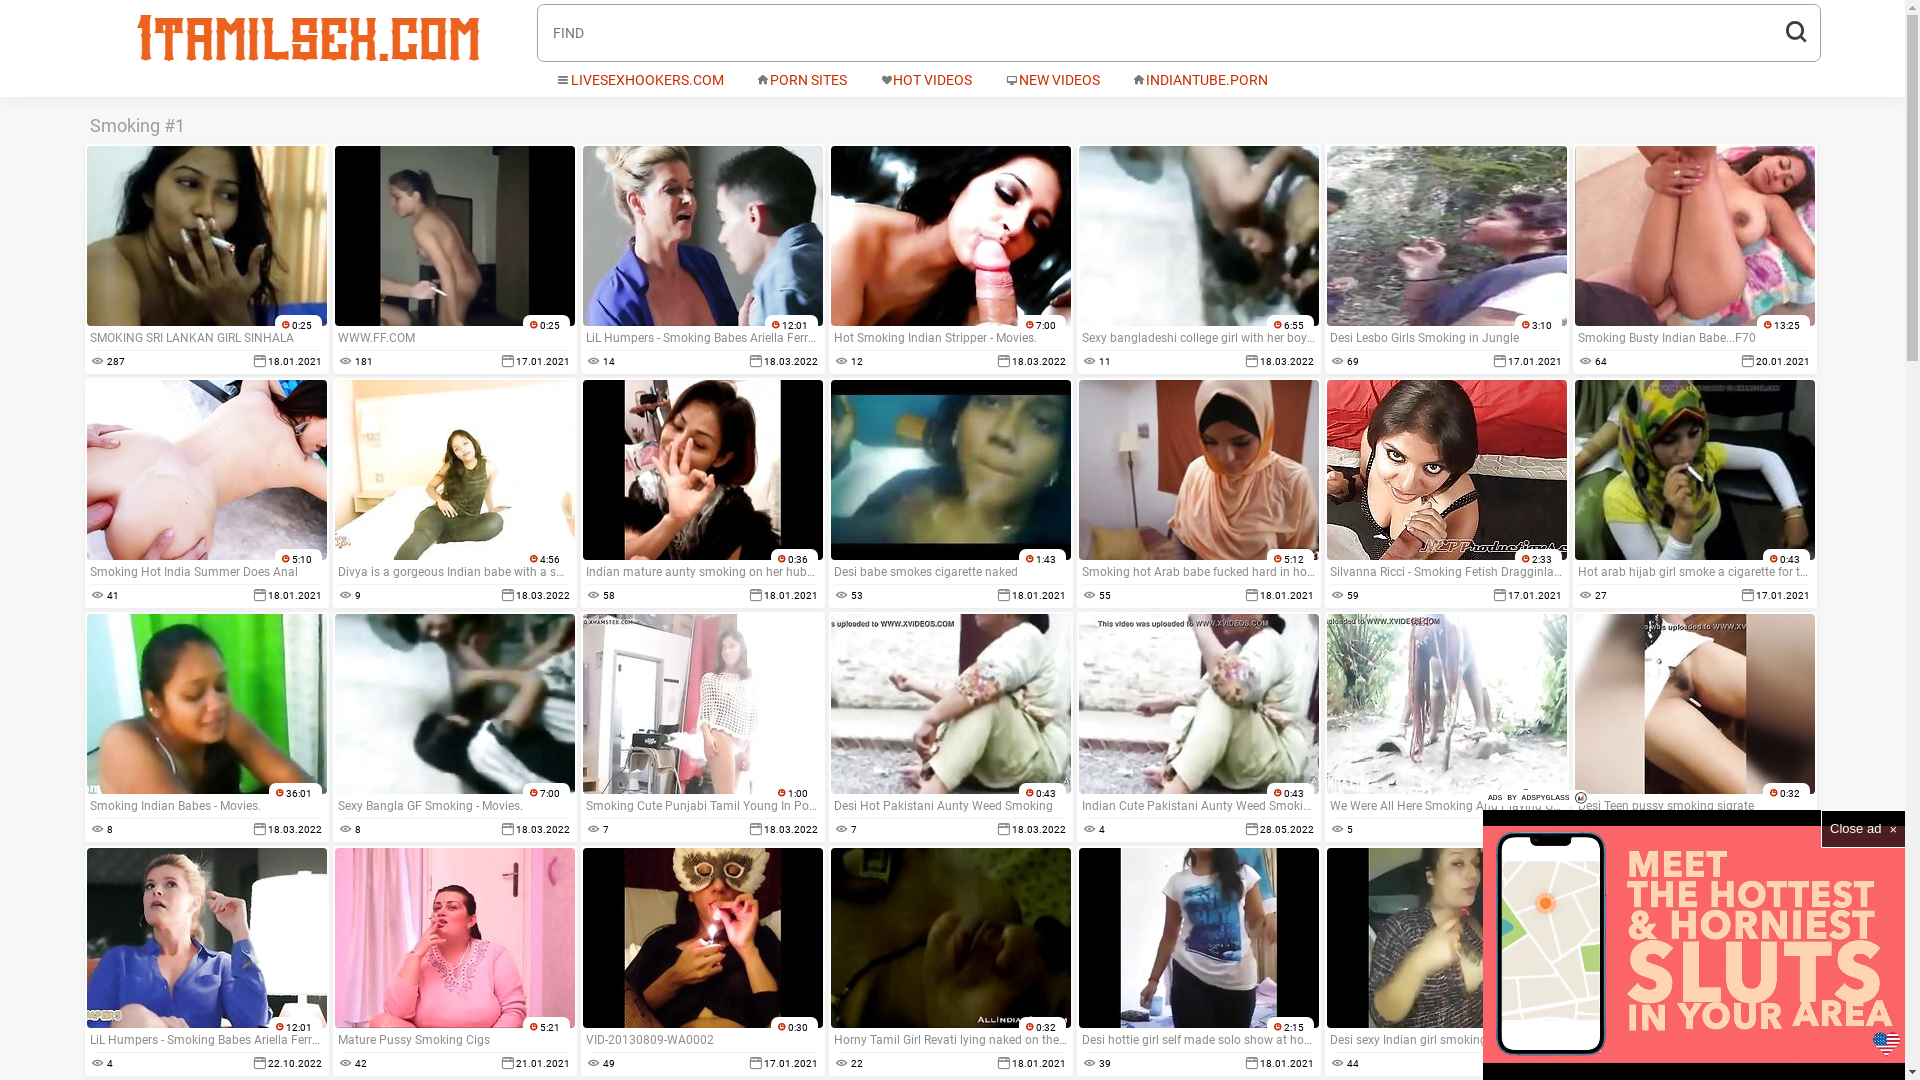  I want to click on '0:43, so click(830, 726).